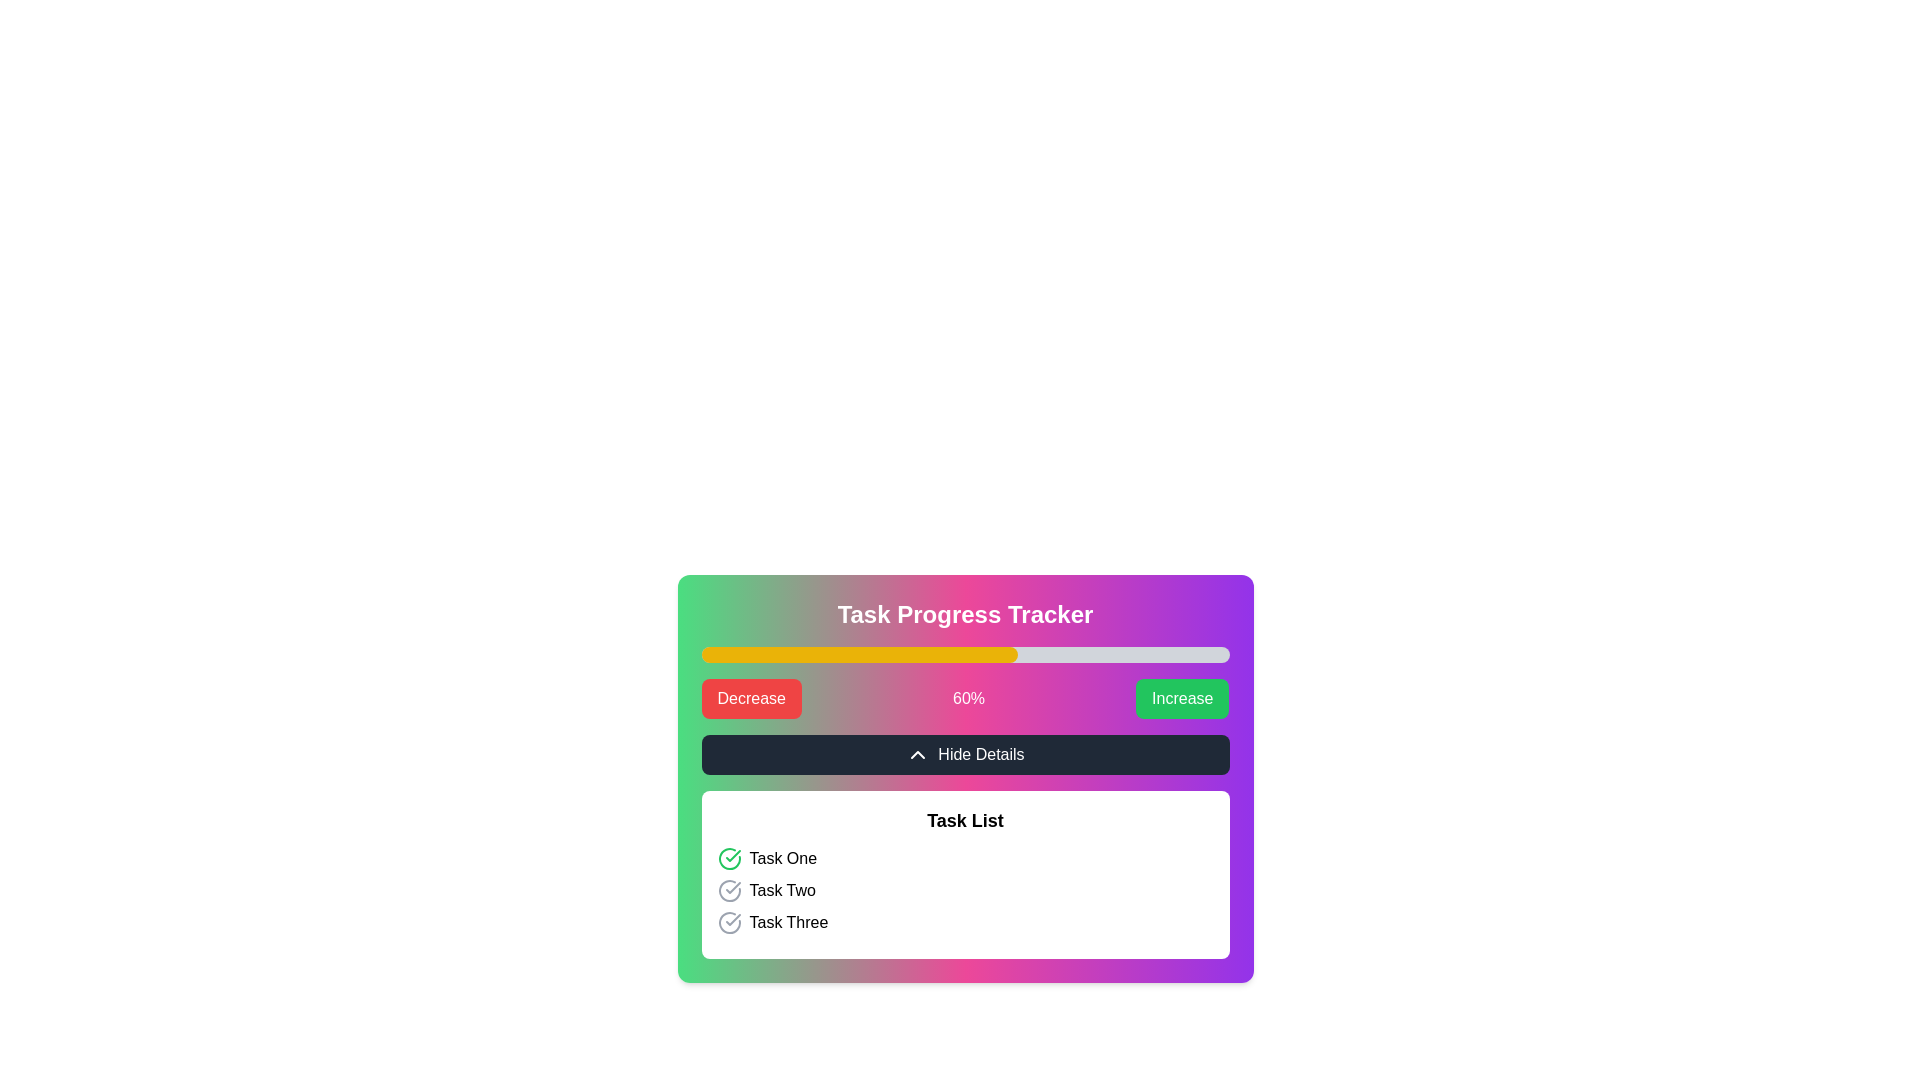 The height and width of the screenshot is (1080, 1920). What do you see at coordinates (965, 778) in the screenshot?
I see `the 'Hide Details' button within the 'Task Progress Tracker' composite widget` at bounding box center [965, 778].